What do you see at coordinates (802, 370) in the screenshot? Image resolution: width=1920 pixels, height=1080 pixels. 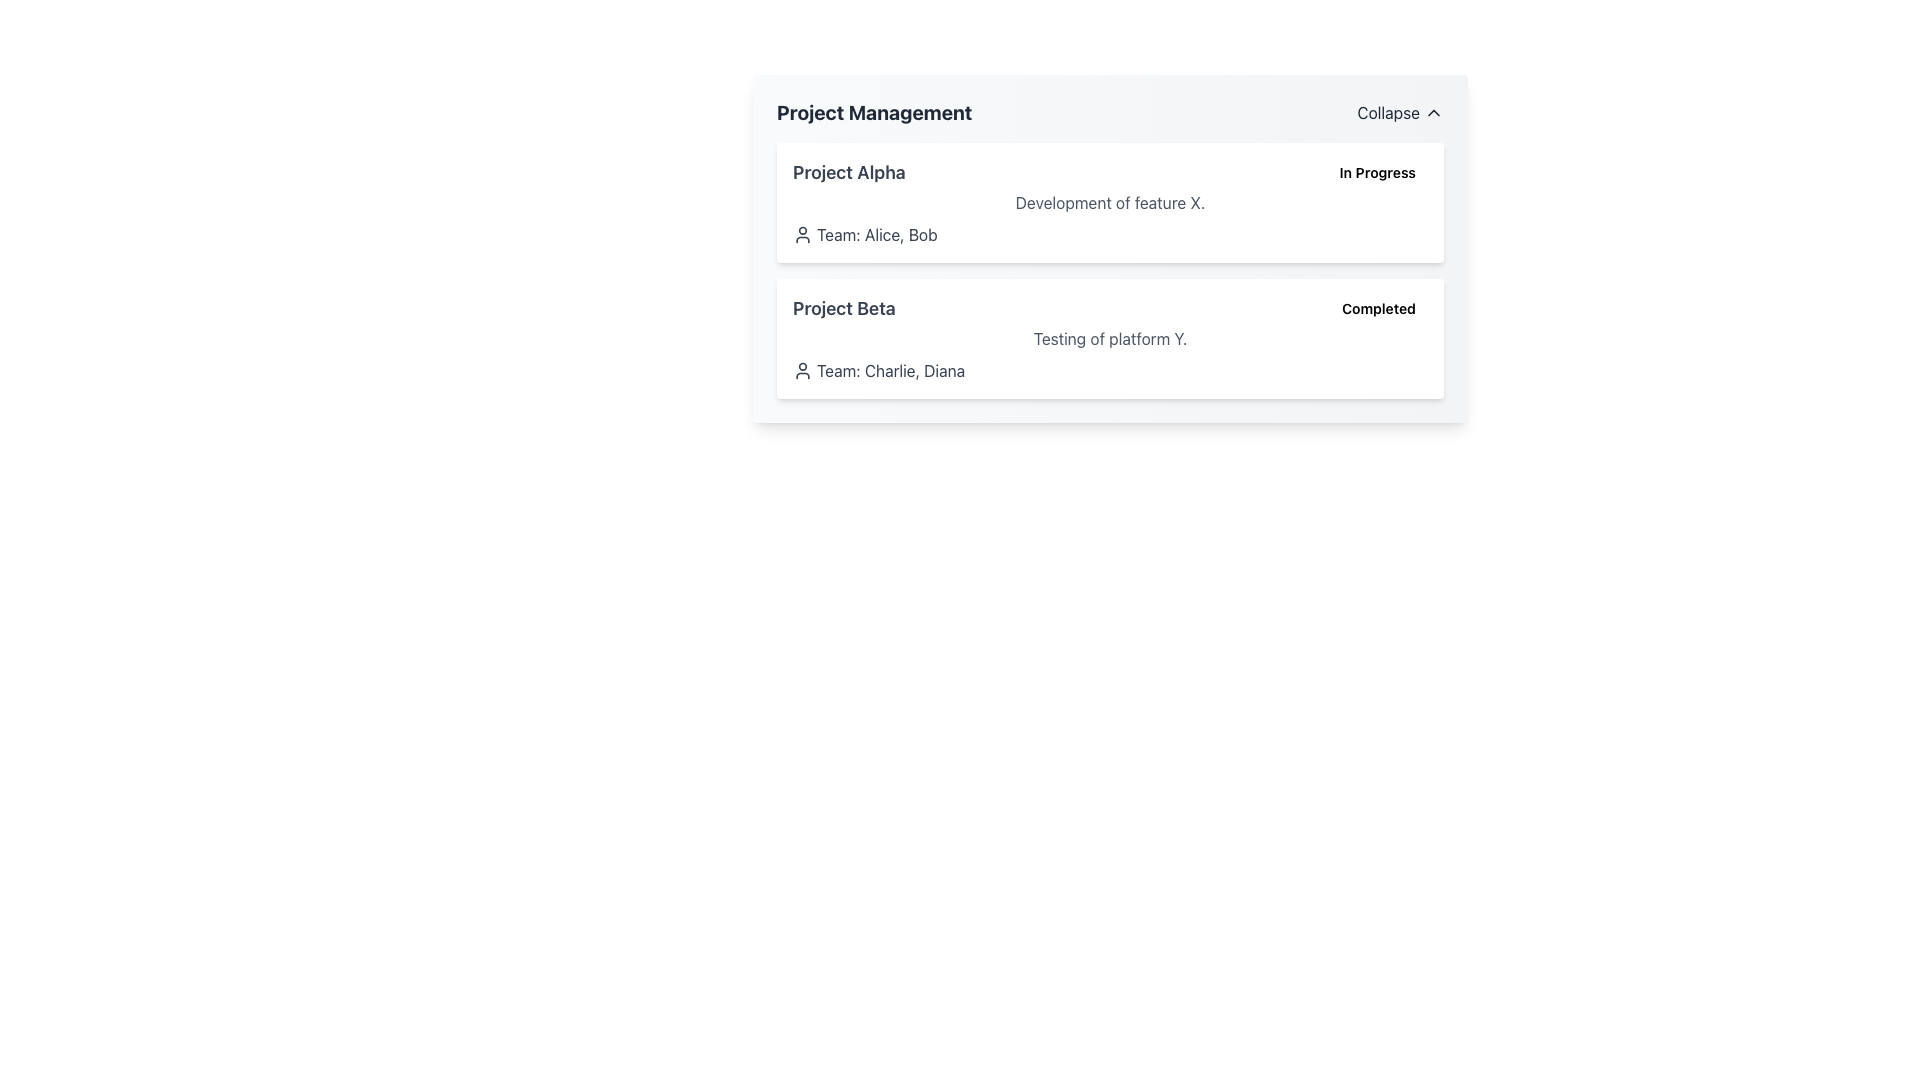 I see `the user icon, which is a circular head and shoulders outline in dark gray, located next to the text 'Team: Charlie, Diana' in the 'Project Beta' section` at bounding box center [802, 370].